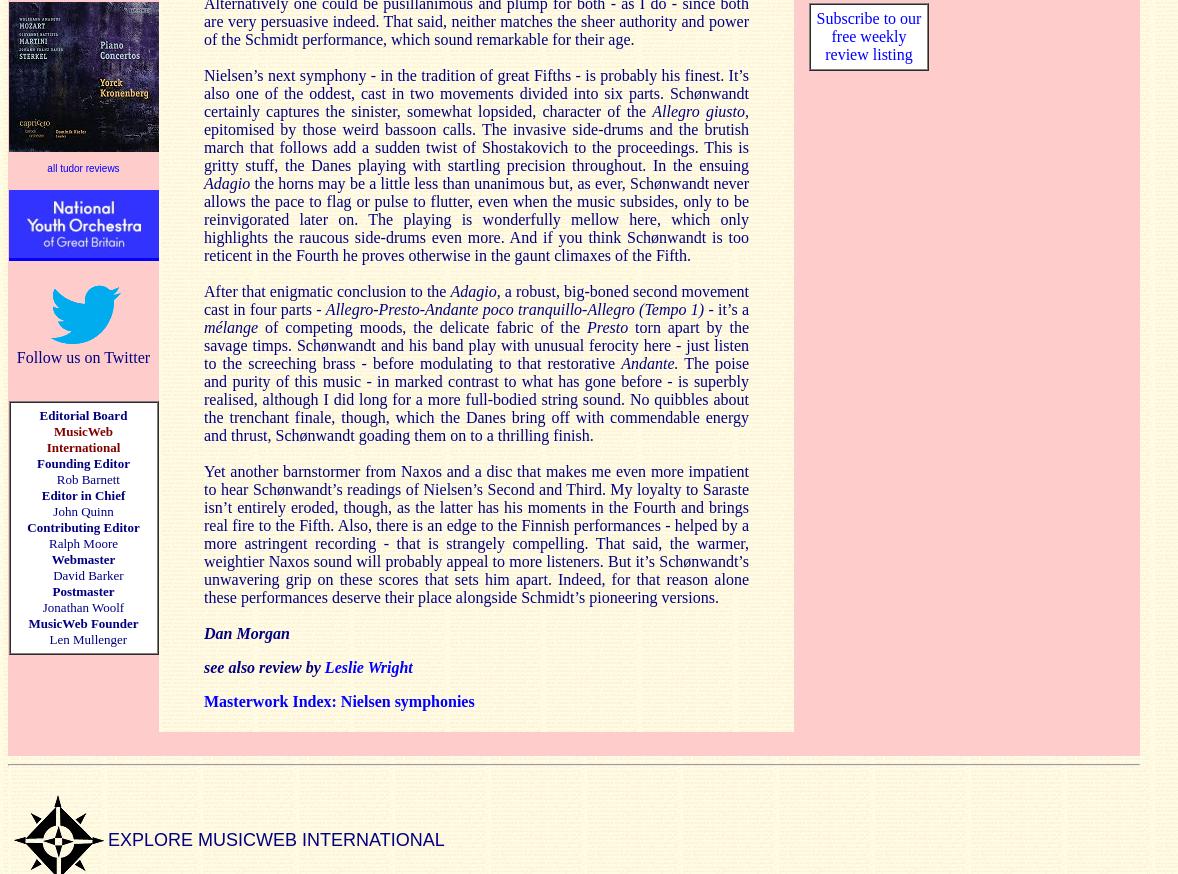  What do you see at coordinates (368, 666) in the screenshot?
I see `'Leslie 
                  Wright'` at bounding box center [368, 666].